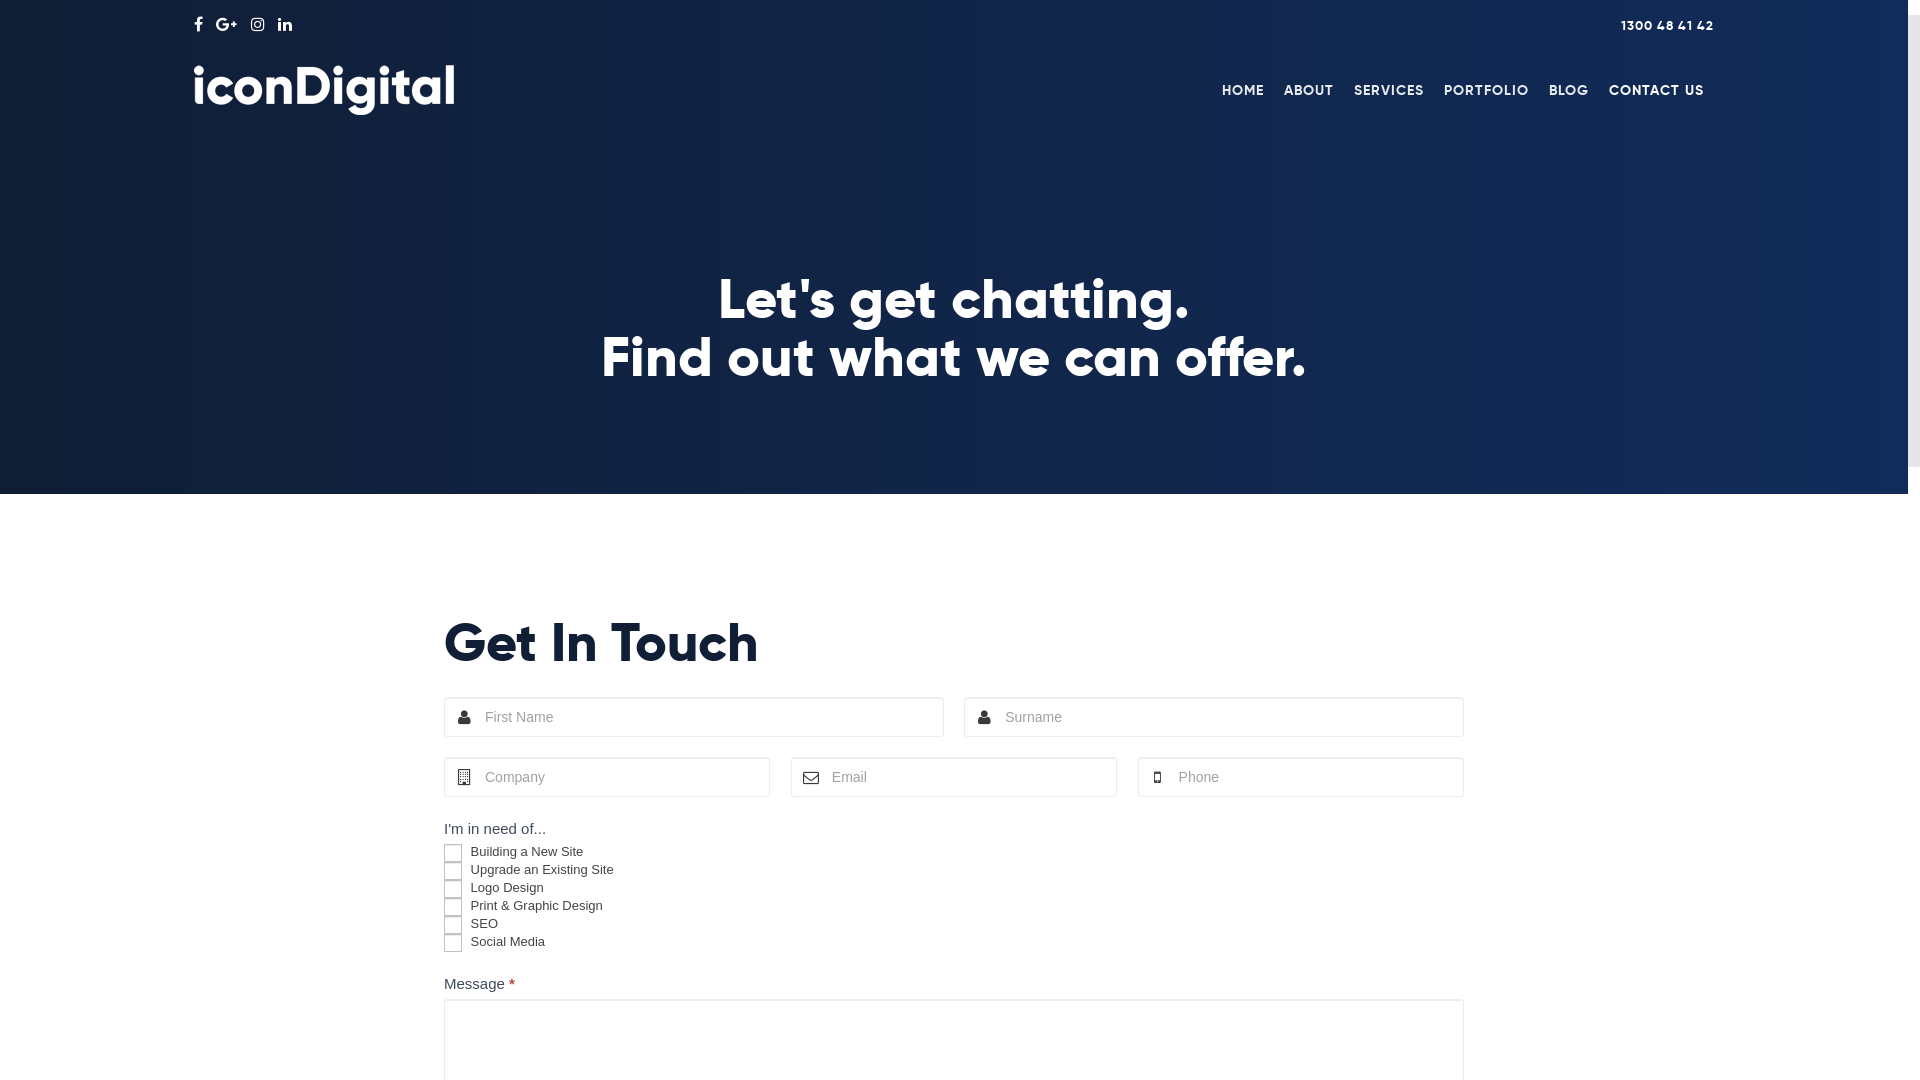  What do you see at coordinates (1387, 88) in the screenshot?
I see `'SERVICES'` at bounding box center [1387, 88].